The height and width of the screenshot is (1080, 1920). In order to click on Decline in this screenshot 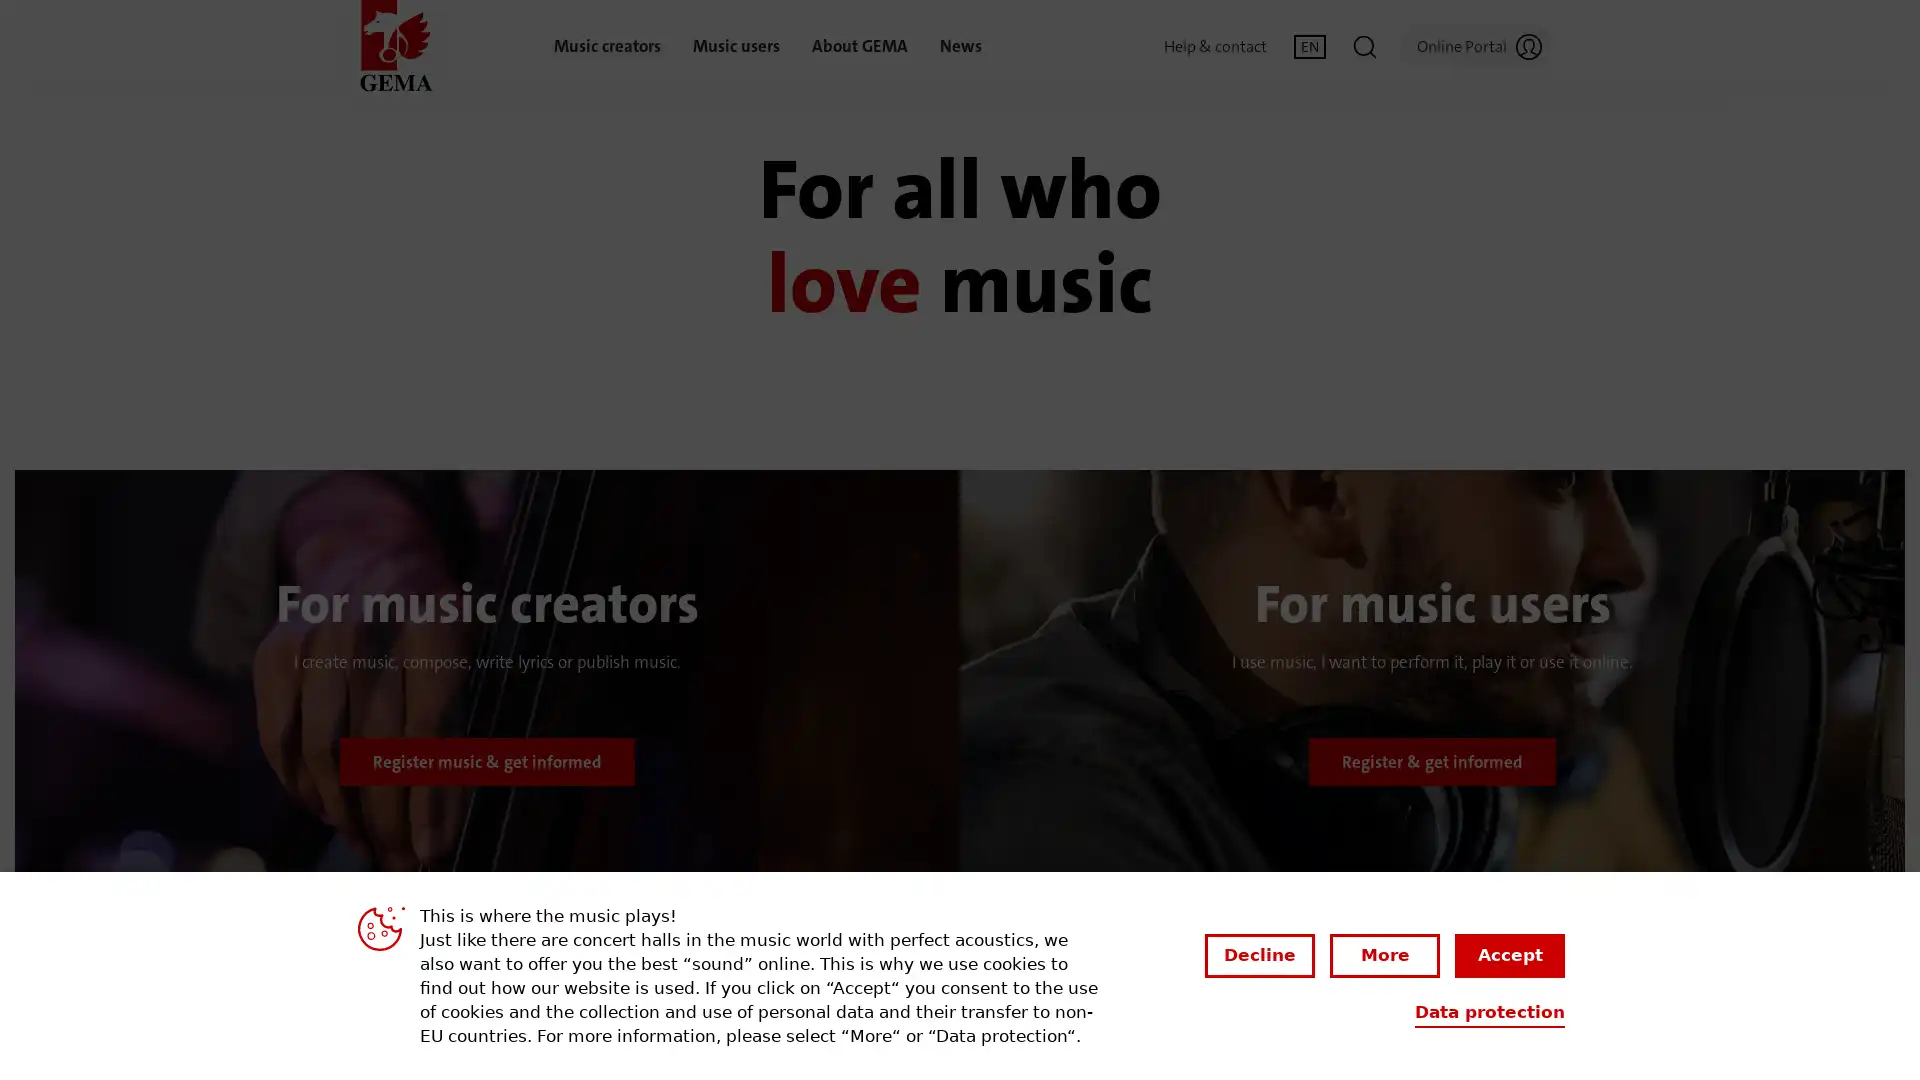, I will do `click(1258, 954)`.